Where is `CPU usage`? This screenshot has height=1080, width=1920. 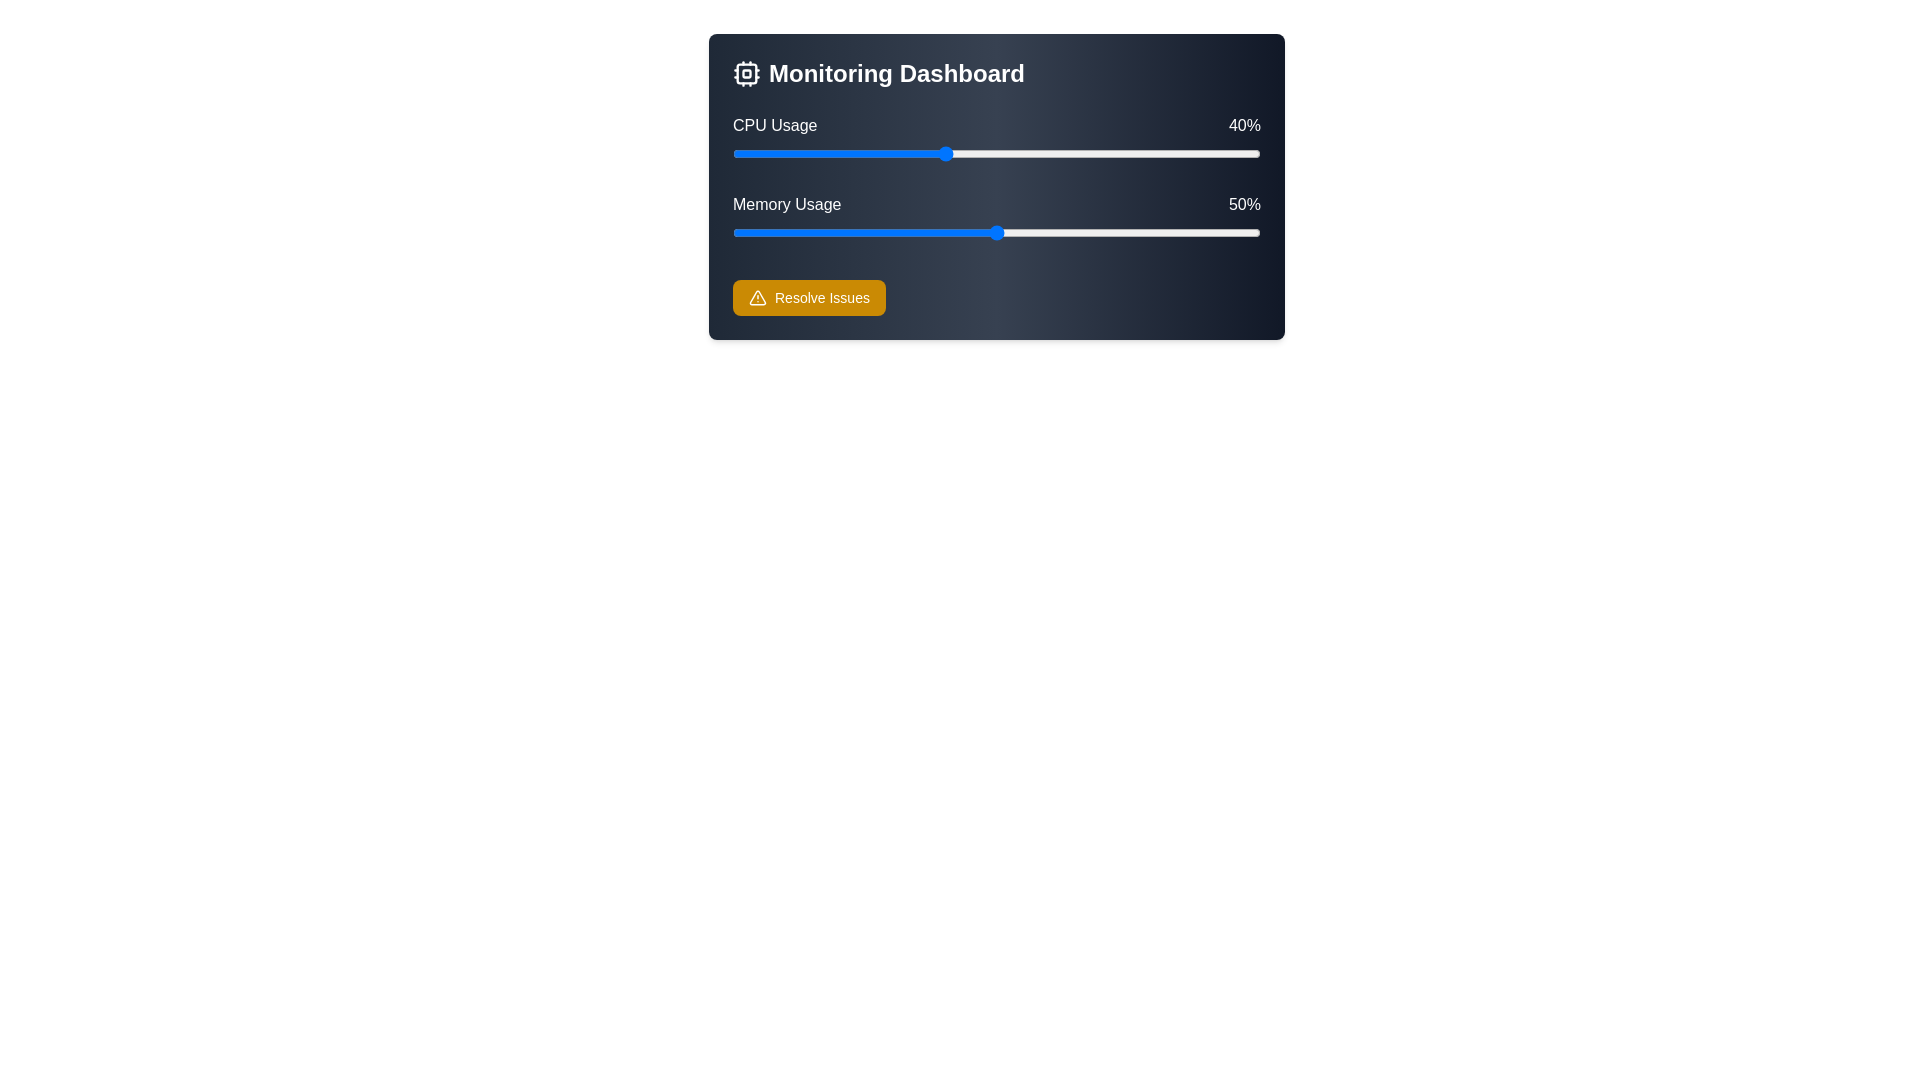
CPU usage is located at coordinates (812, 153).